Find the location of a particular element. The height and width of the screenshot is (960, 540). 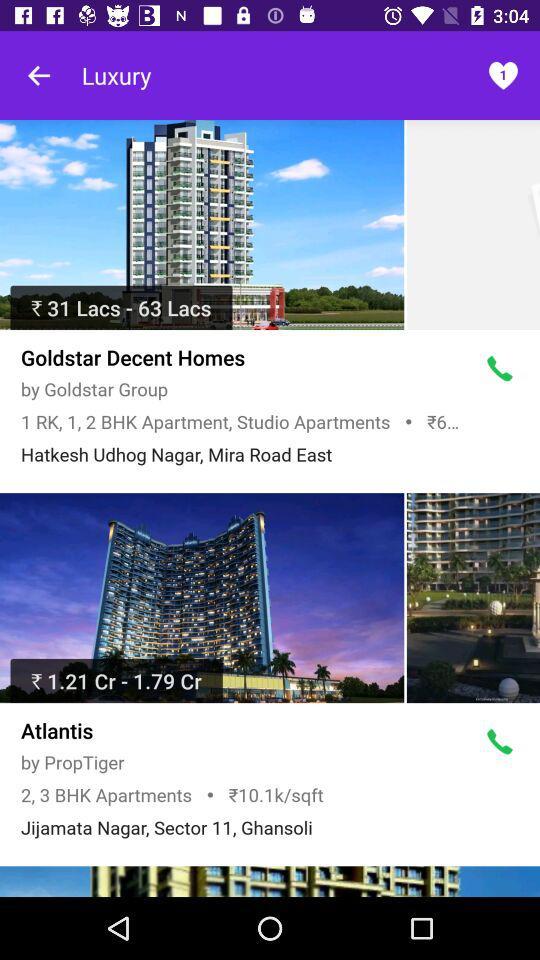

phone this business is located at coordinates (499, 368).